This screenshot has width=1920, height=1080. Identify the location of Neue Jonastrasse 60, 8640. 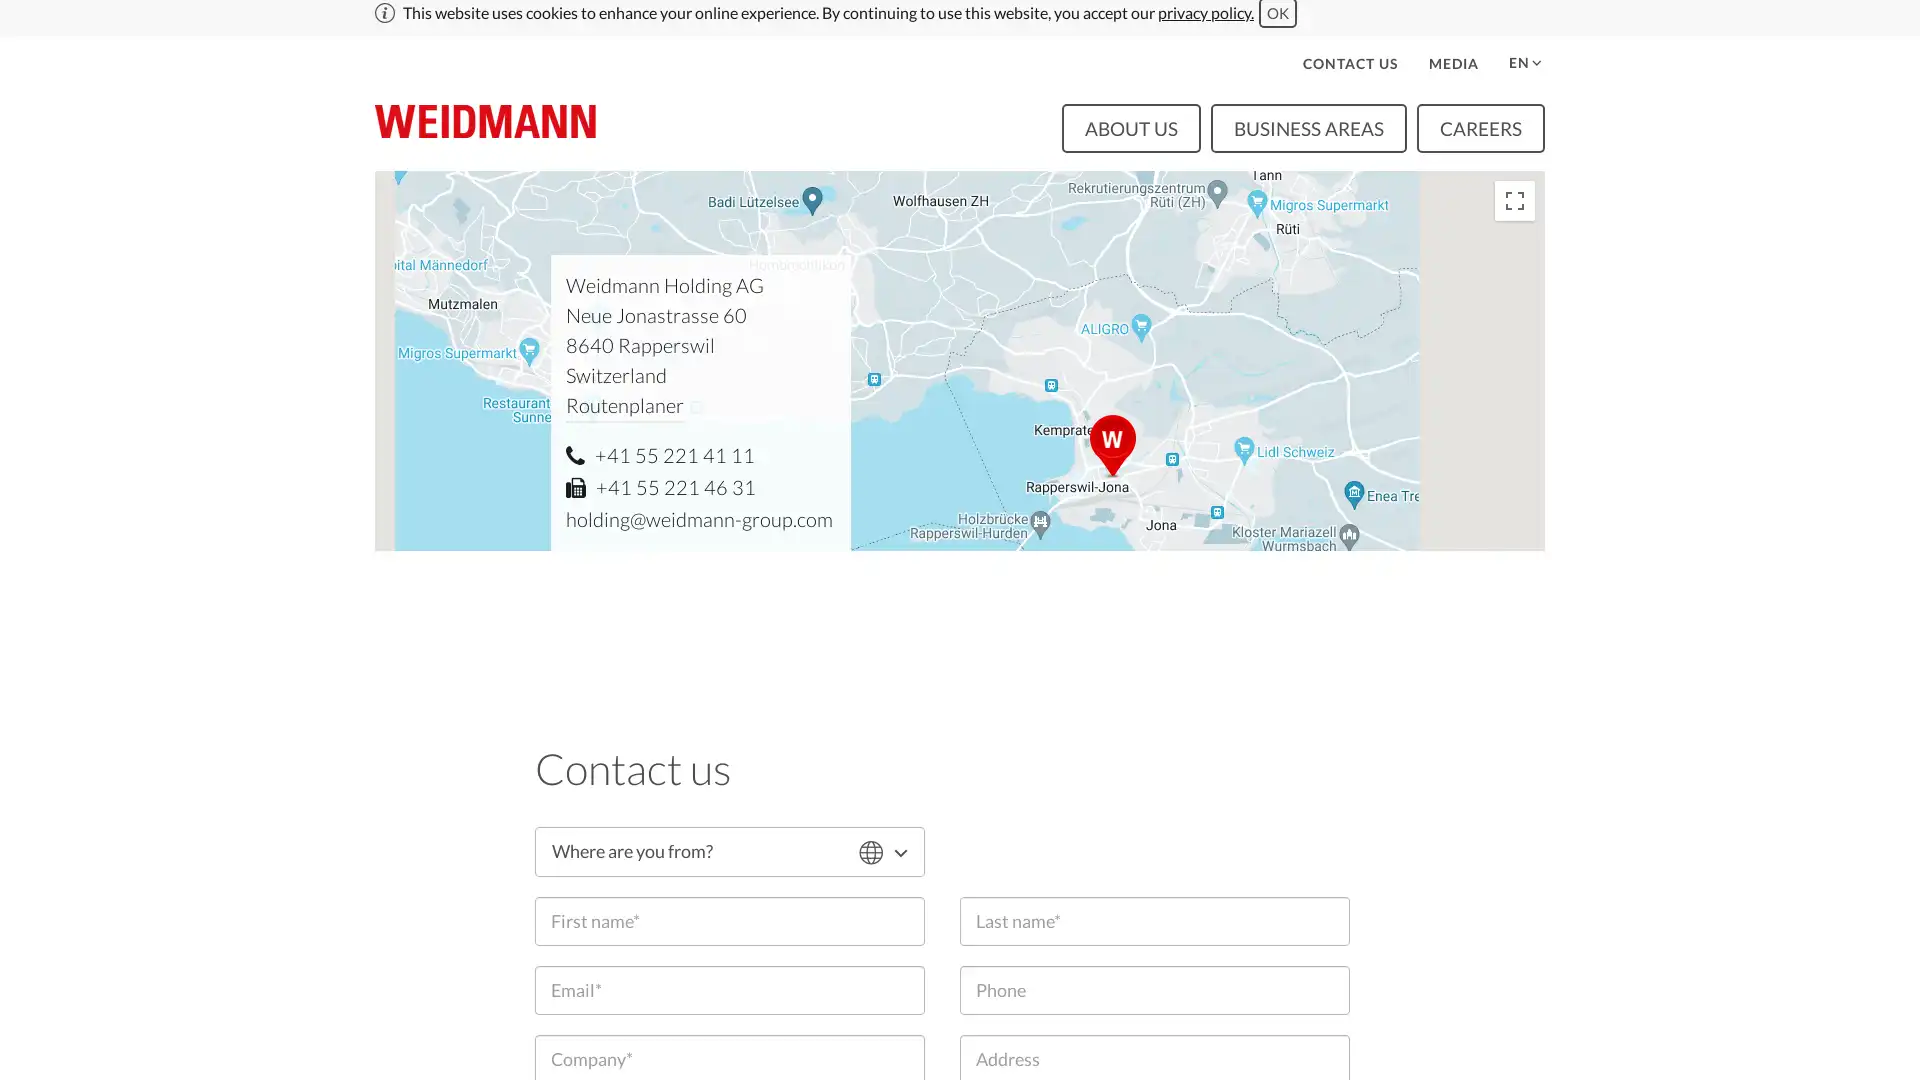
(1112, 407).